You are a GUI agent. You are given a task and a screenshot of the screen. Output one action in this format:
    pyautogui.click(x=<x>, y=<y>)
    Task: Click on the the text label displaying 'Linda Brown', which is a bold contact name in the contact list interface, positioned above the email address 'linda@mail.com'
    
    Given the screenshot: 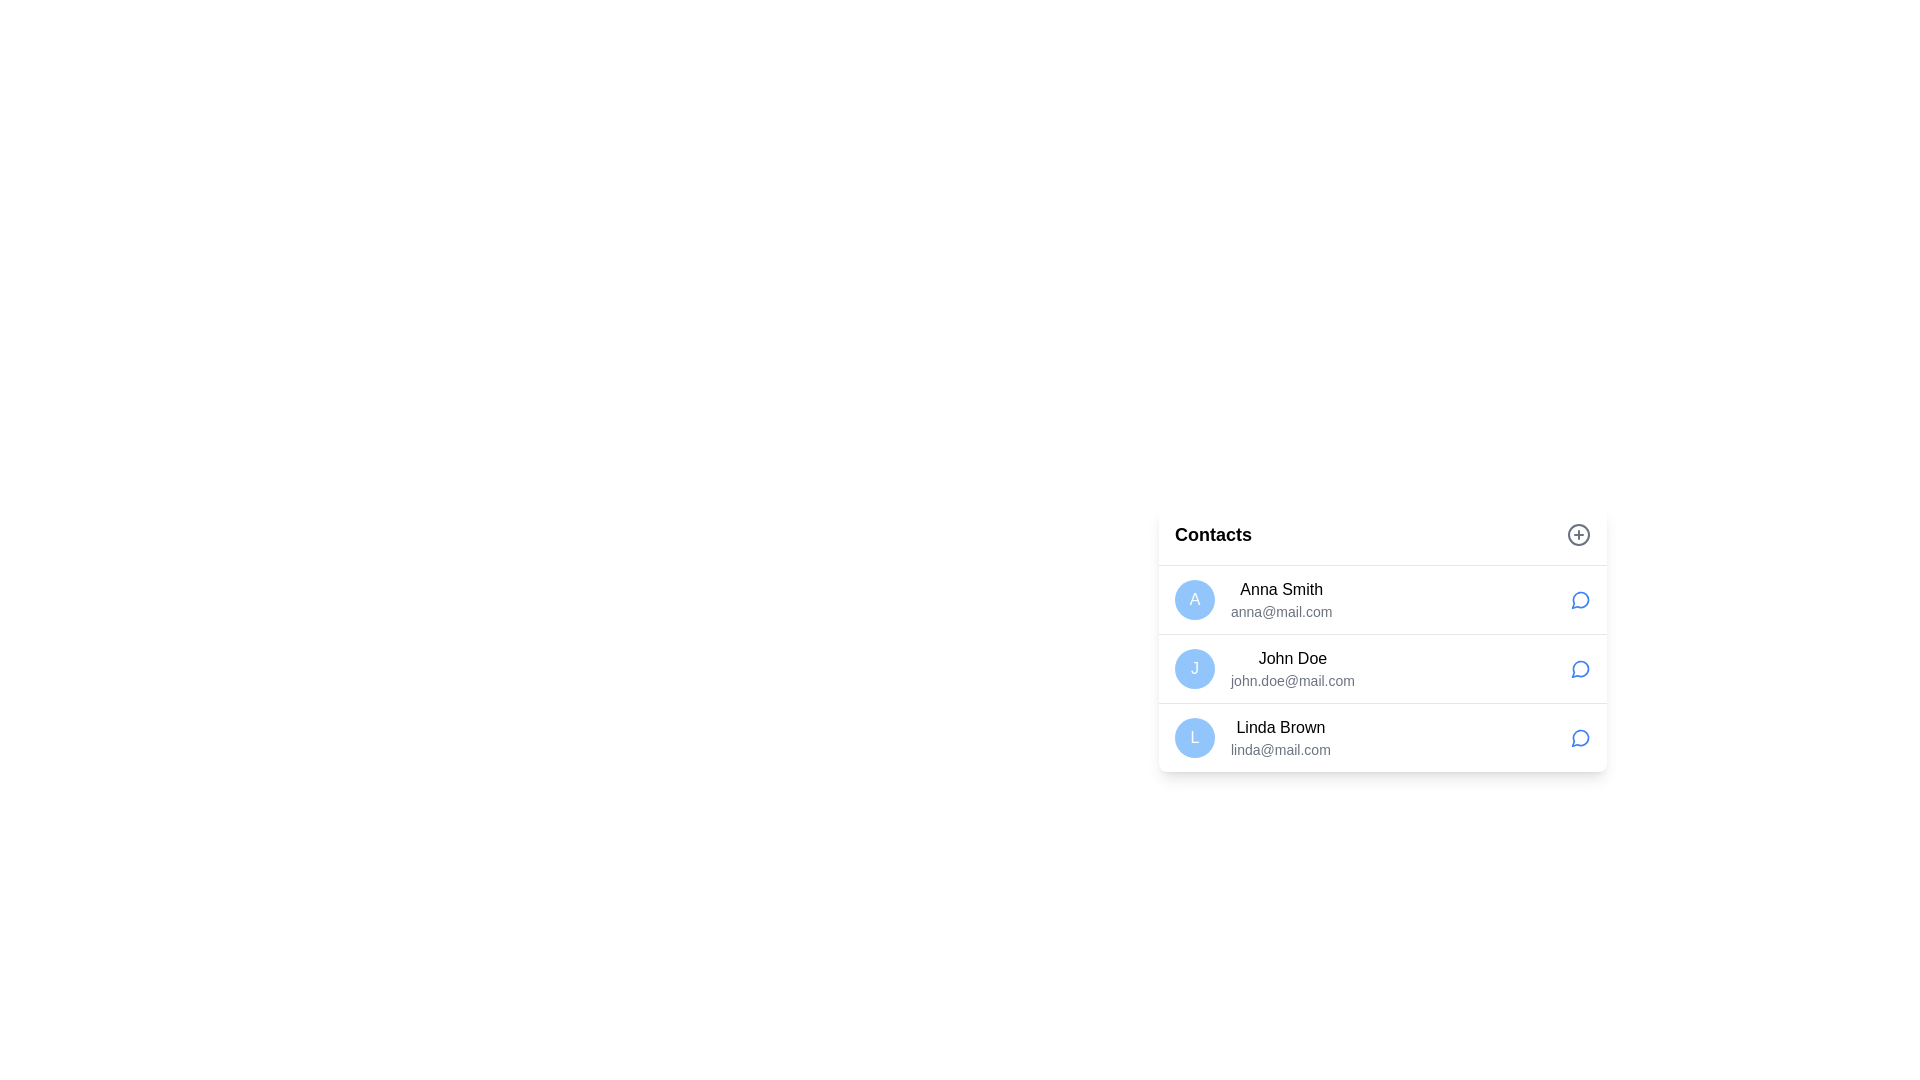 What is the action you would take?
    pyautogui.click(x=1280, y=728)
    